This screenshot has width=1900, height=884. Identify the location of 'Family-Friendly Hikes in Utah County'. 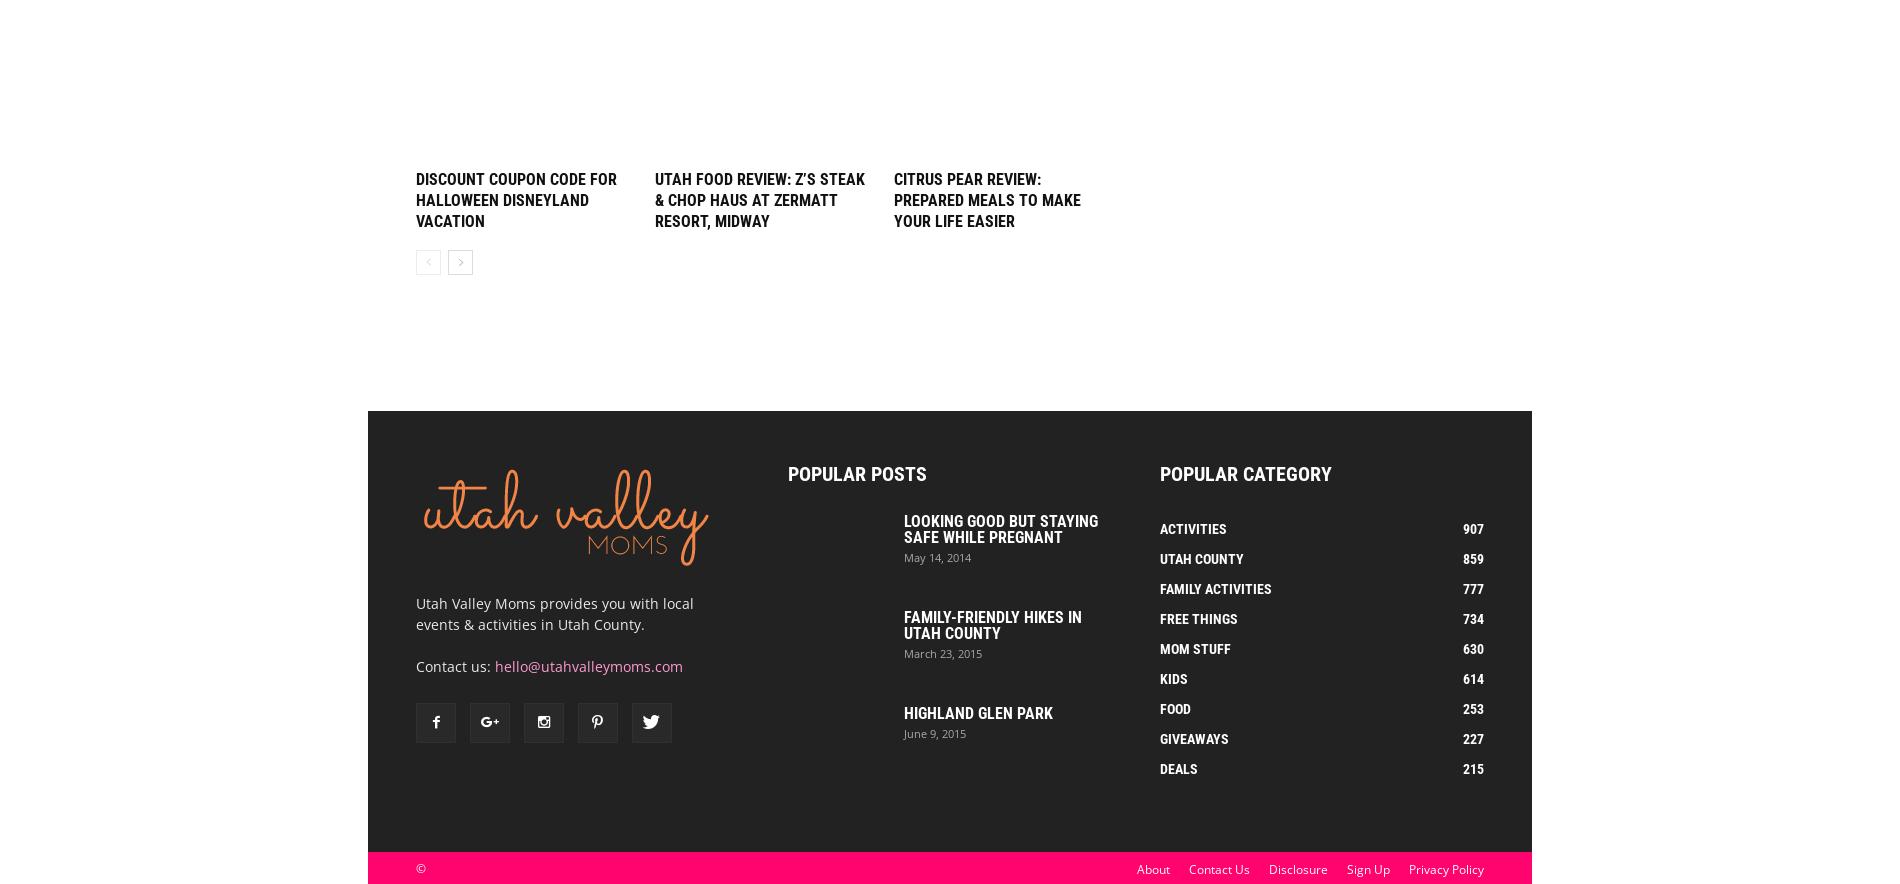
(903, 625).